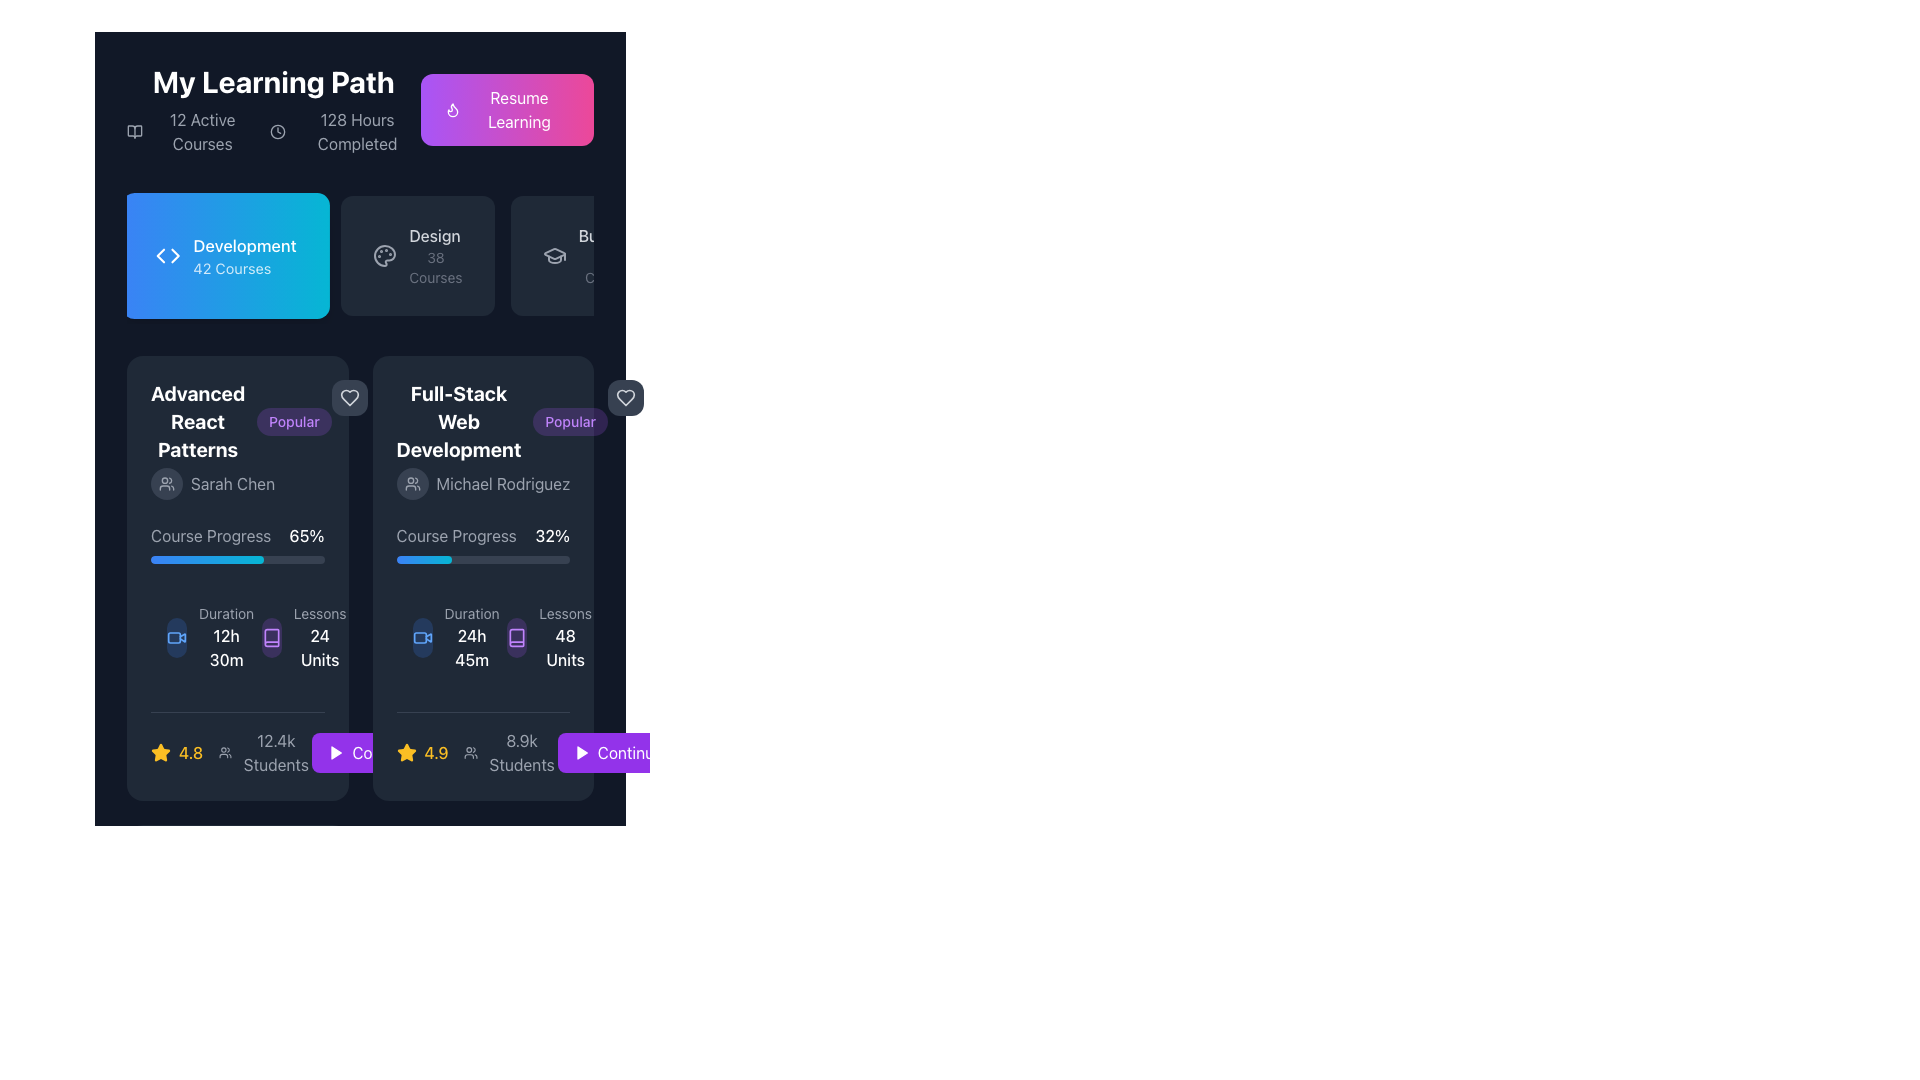 This screenshot has height=1080, width=1920. Describe the element at coordinates (226, 612) in the screenshot. I see `the text label displaying 'Duration' in light gray color, which is positioned above the '12h 30m' label within the 'Advanced React Patterns' card layout` at that location.